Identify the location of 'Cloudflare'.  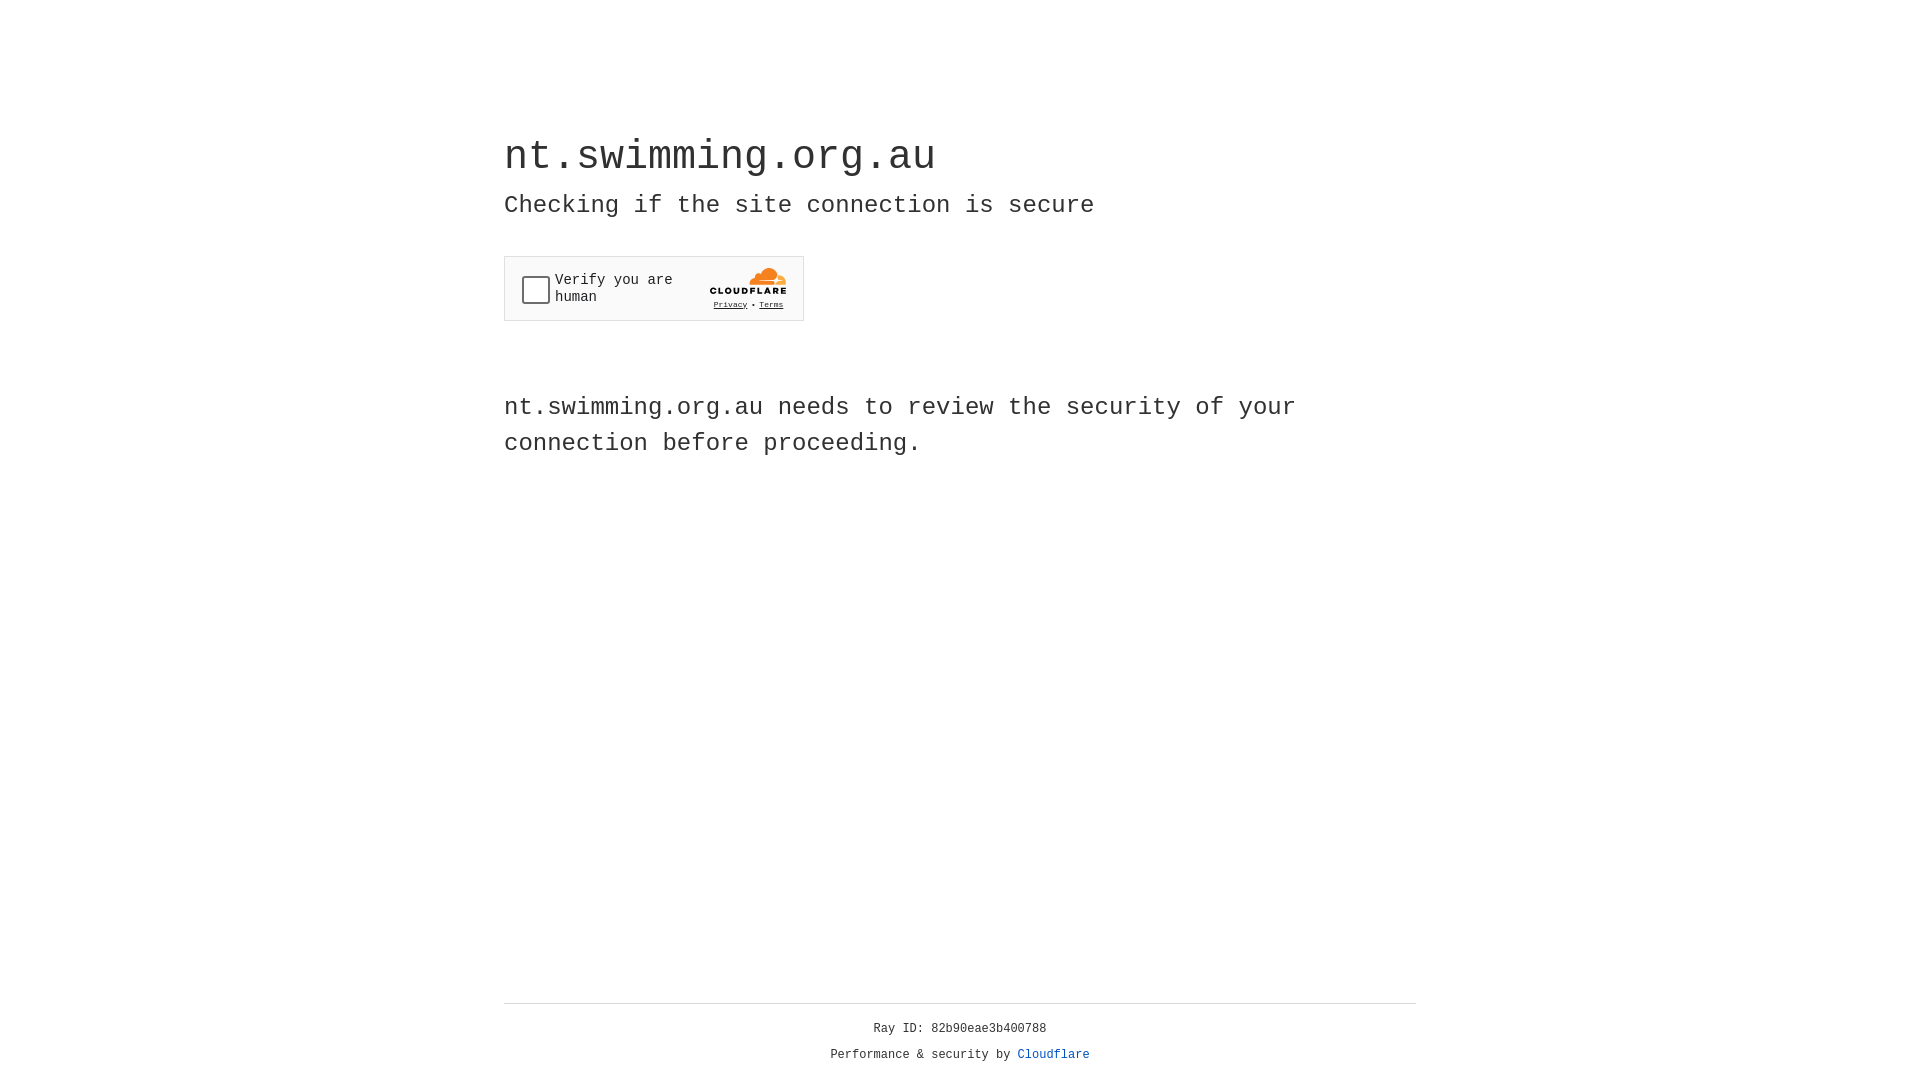
(1017, 1054).